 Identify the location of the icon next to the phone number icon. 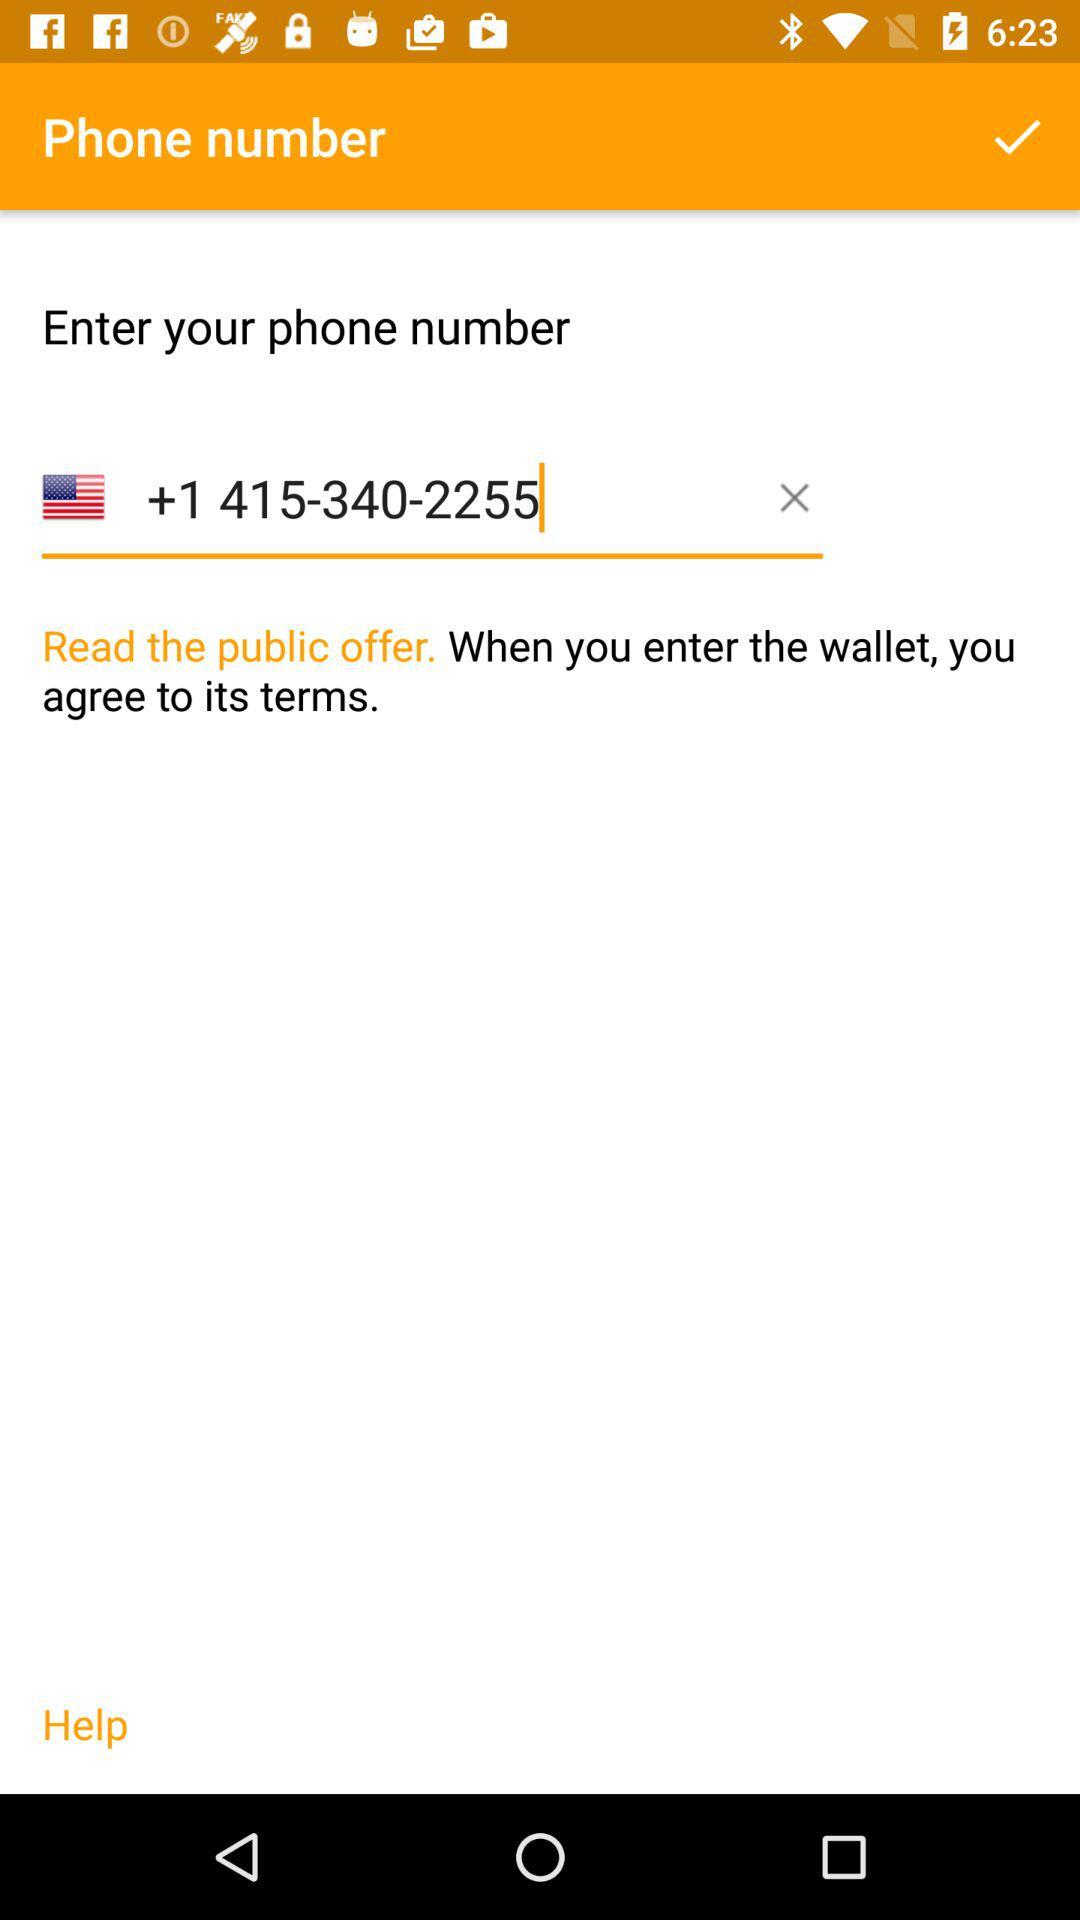
(1017, 135).